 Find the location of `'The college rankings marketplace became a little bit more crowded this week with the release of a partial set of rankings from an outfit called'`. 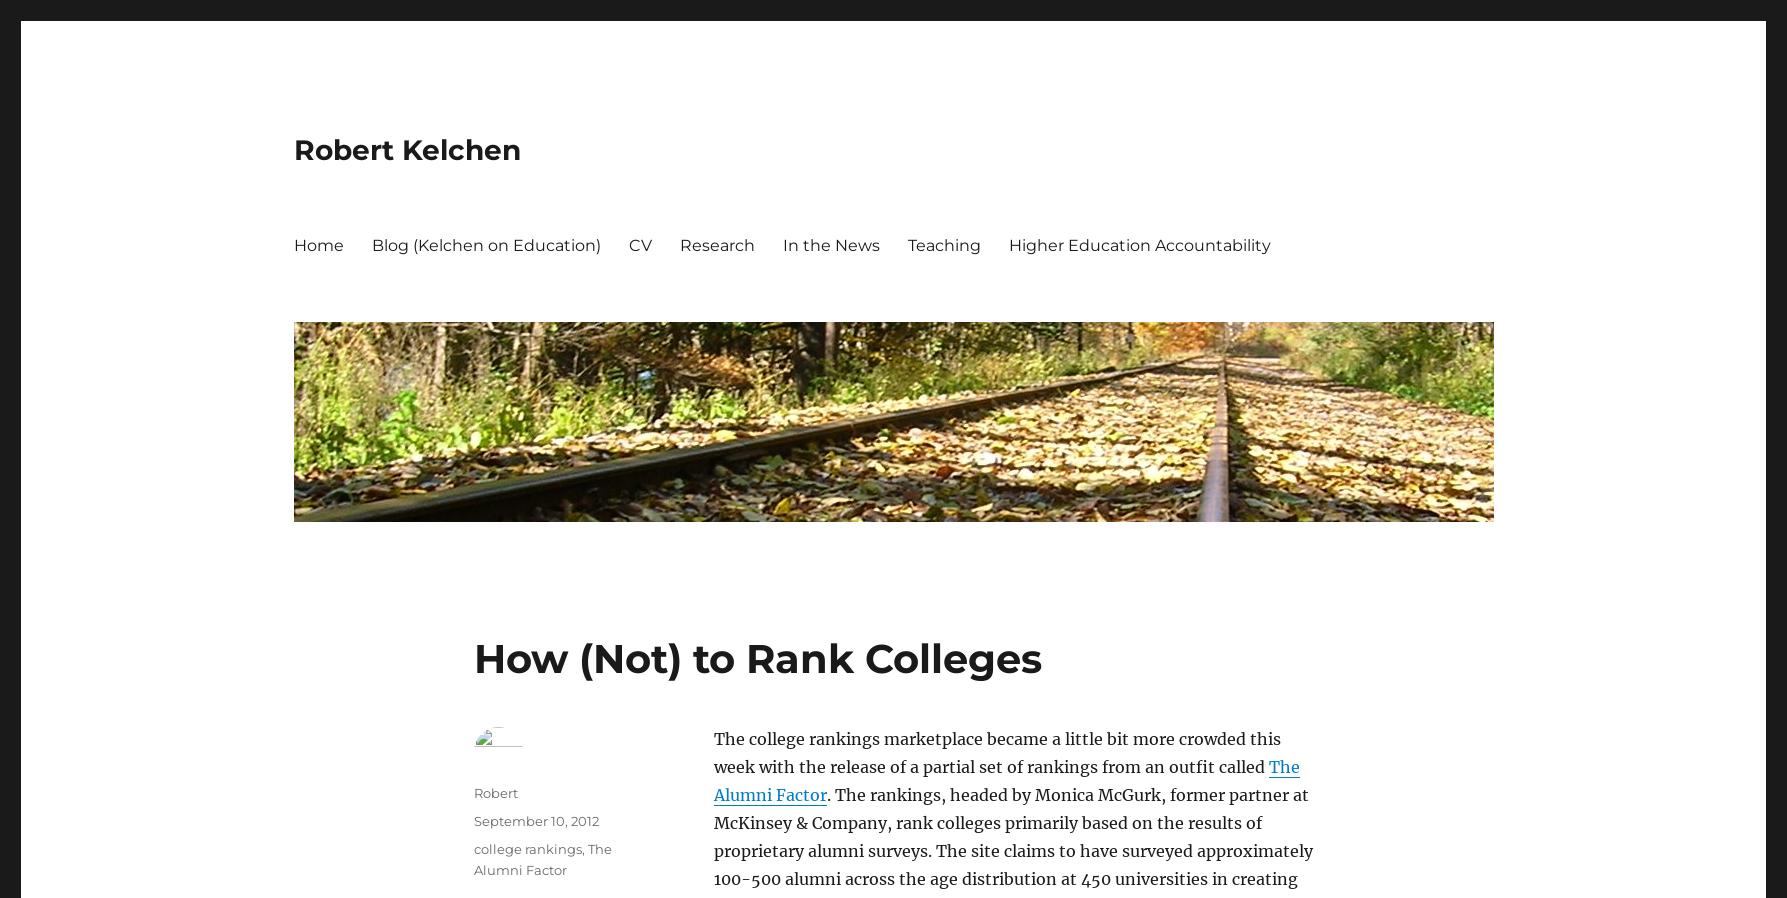

'The college rankings marketplace became a little bit more crowded this week with the release of a partial set of rankings from an outfit called' is located at coordinates (995, 752).